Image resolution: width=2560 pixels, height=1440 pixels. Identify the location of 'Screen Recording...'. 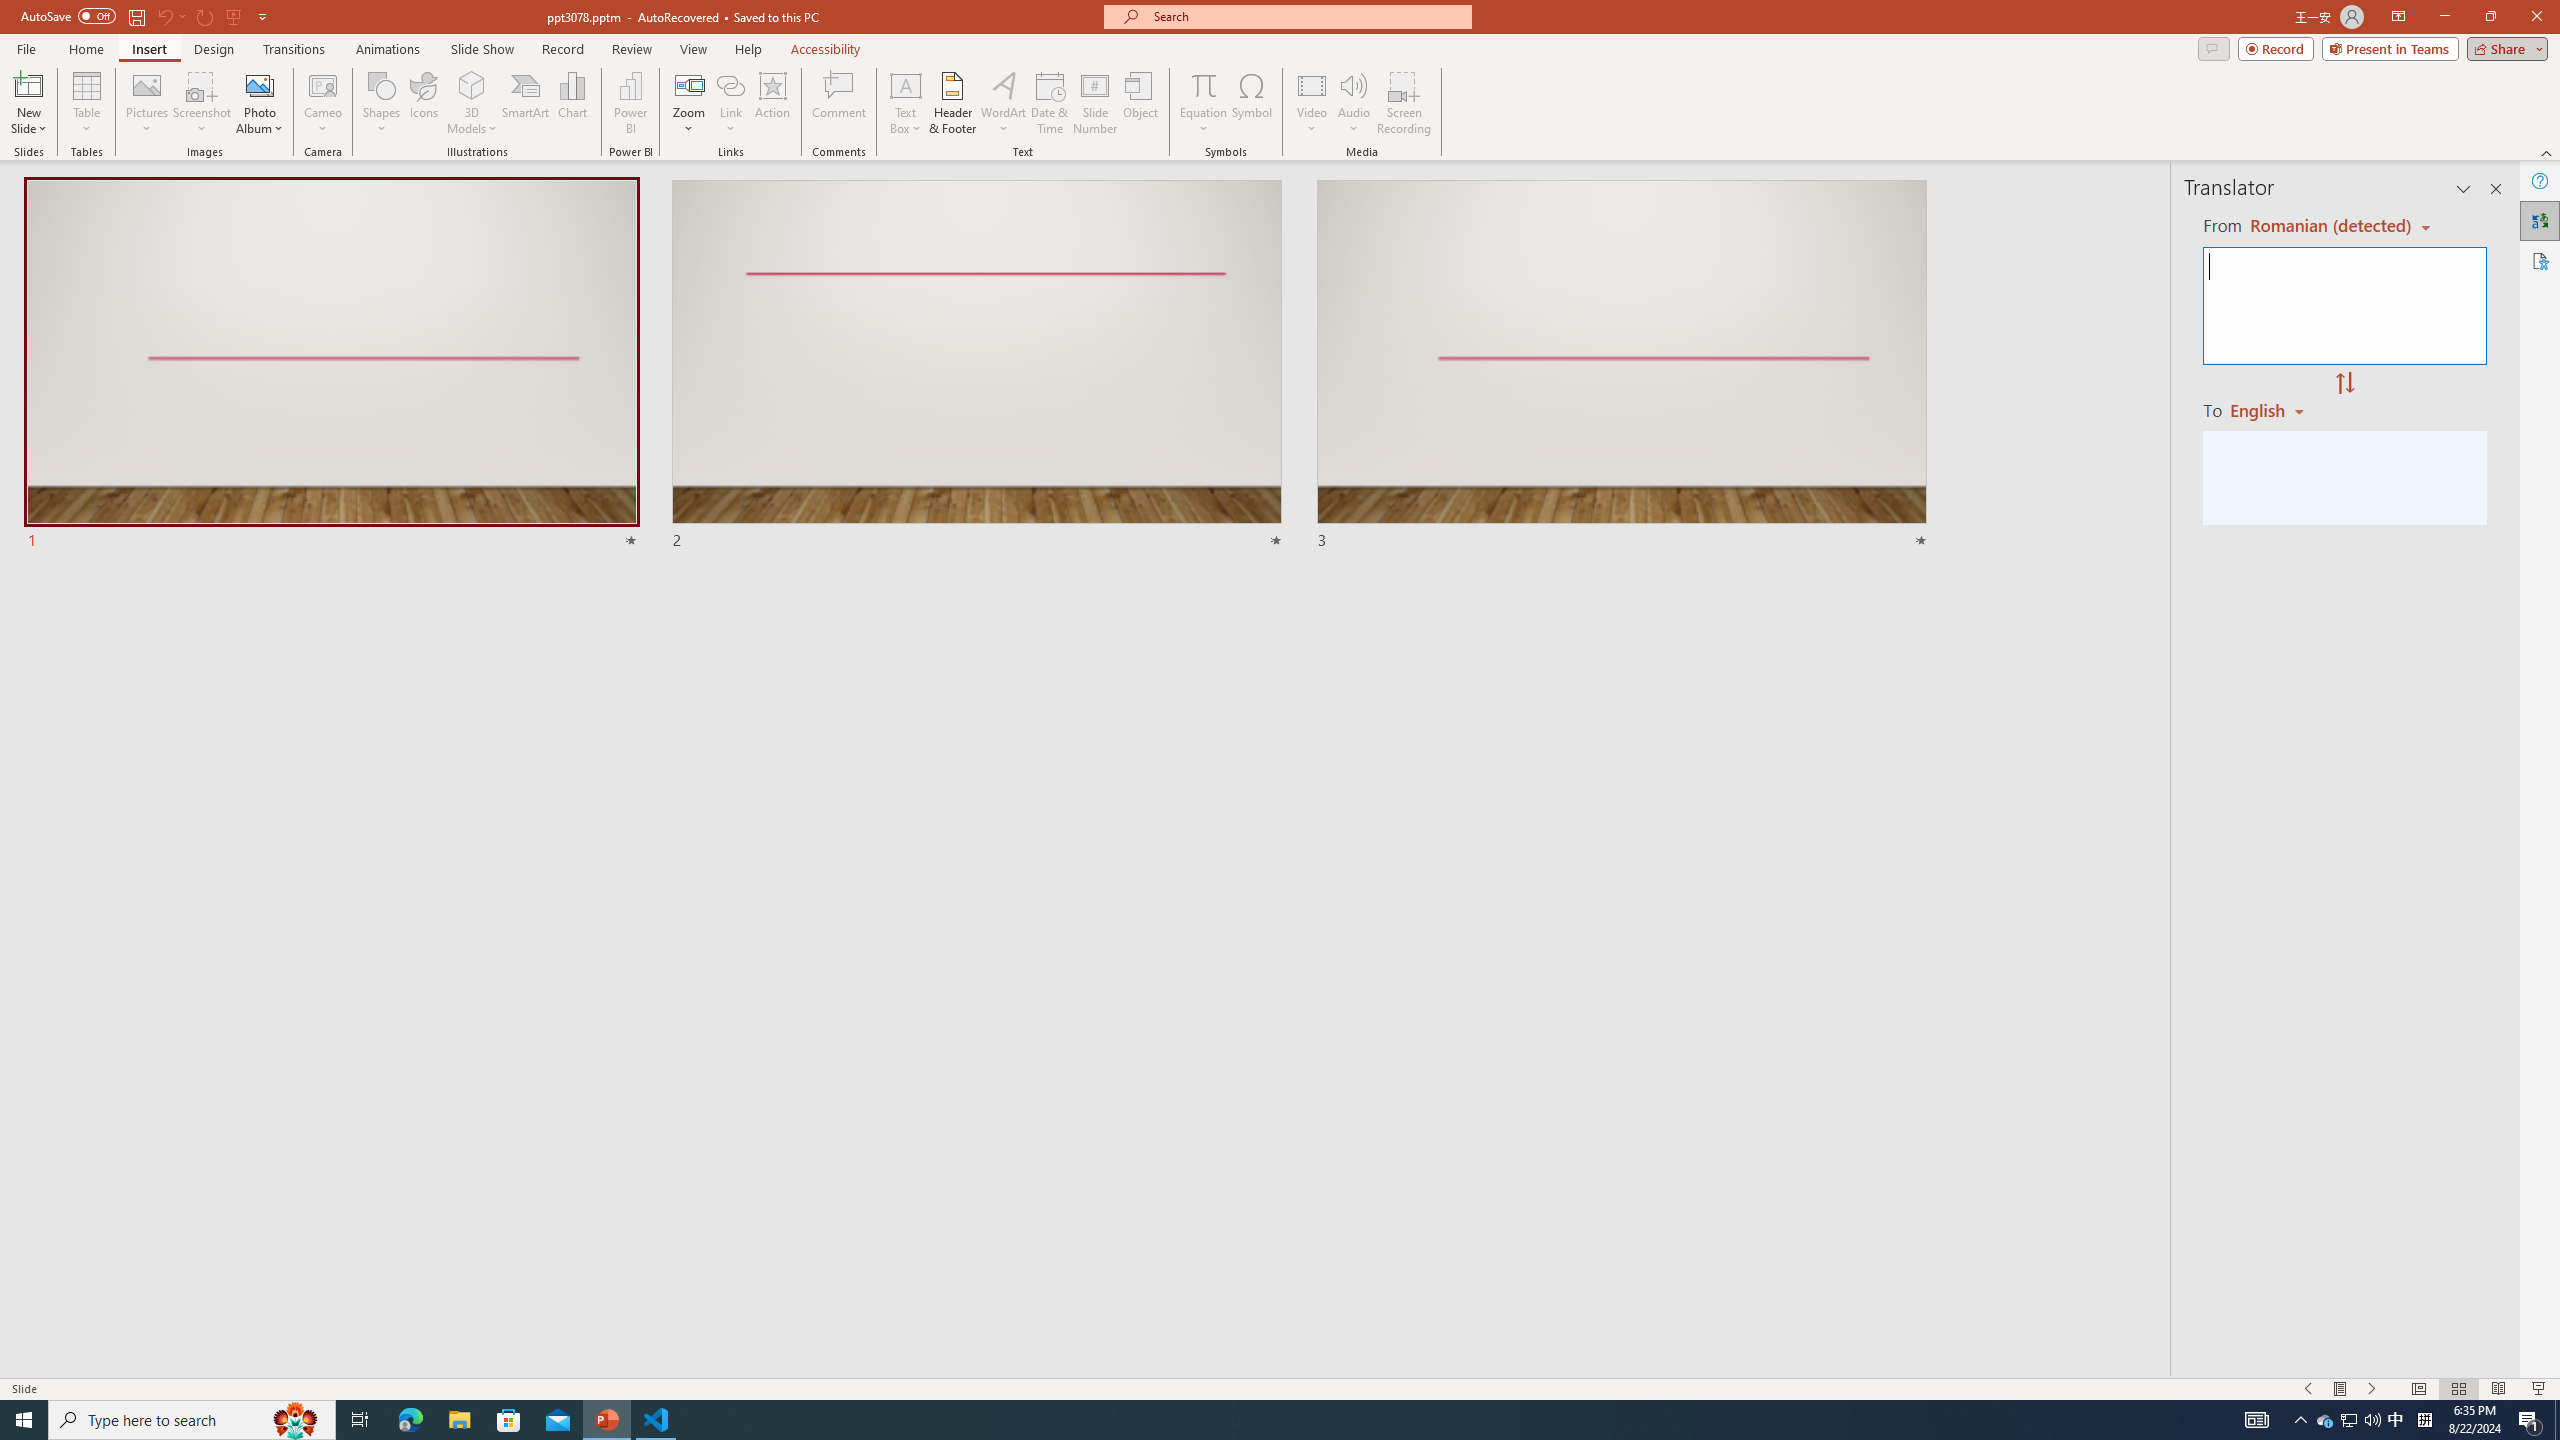
(1403, 103).